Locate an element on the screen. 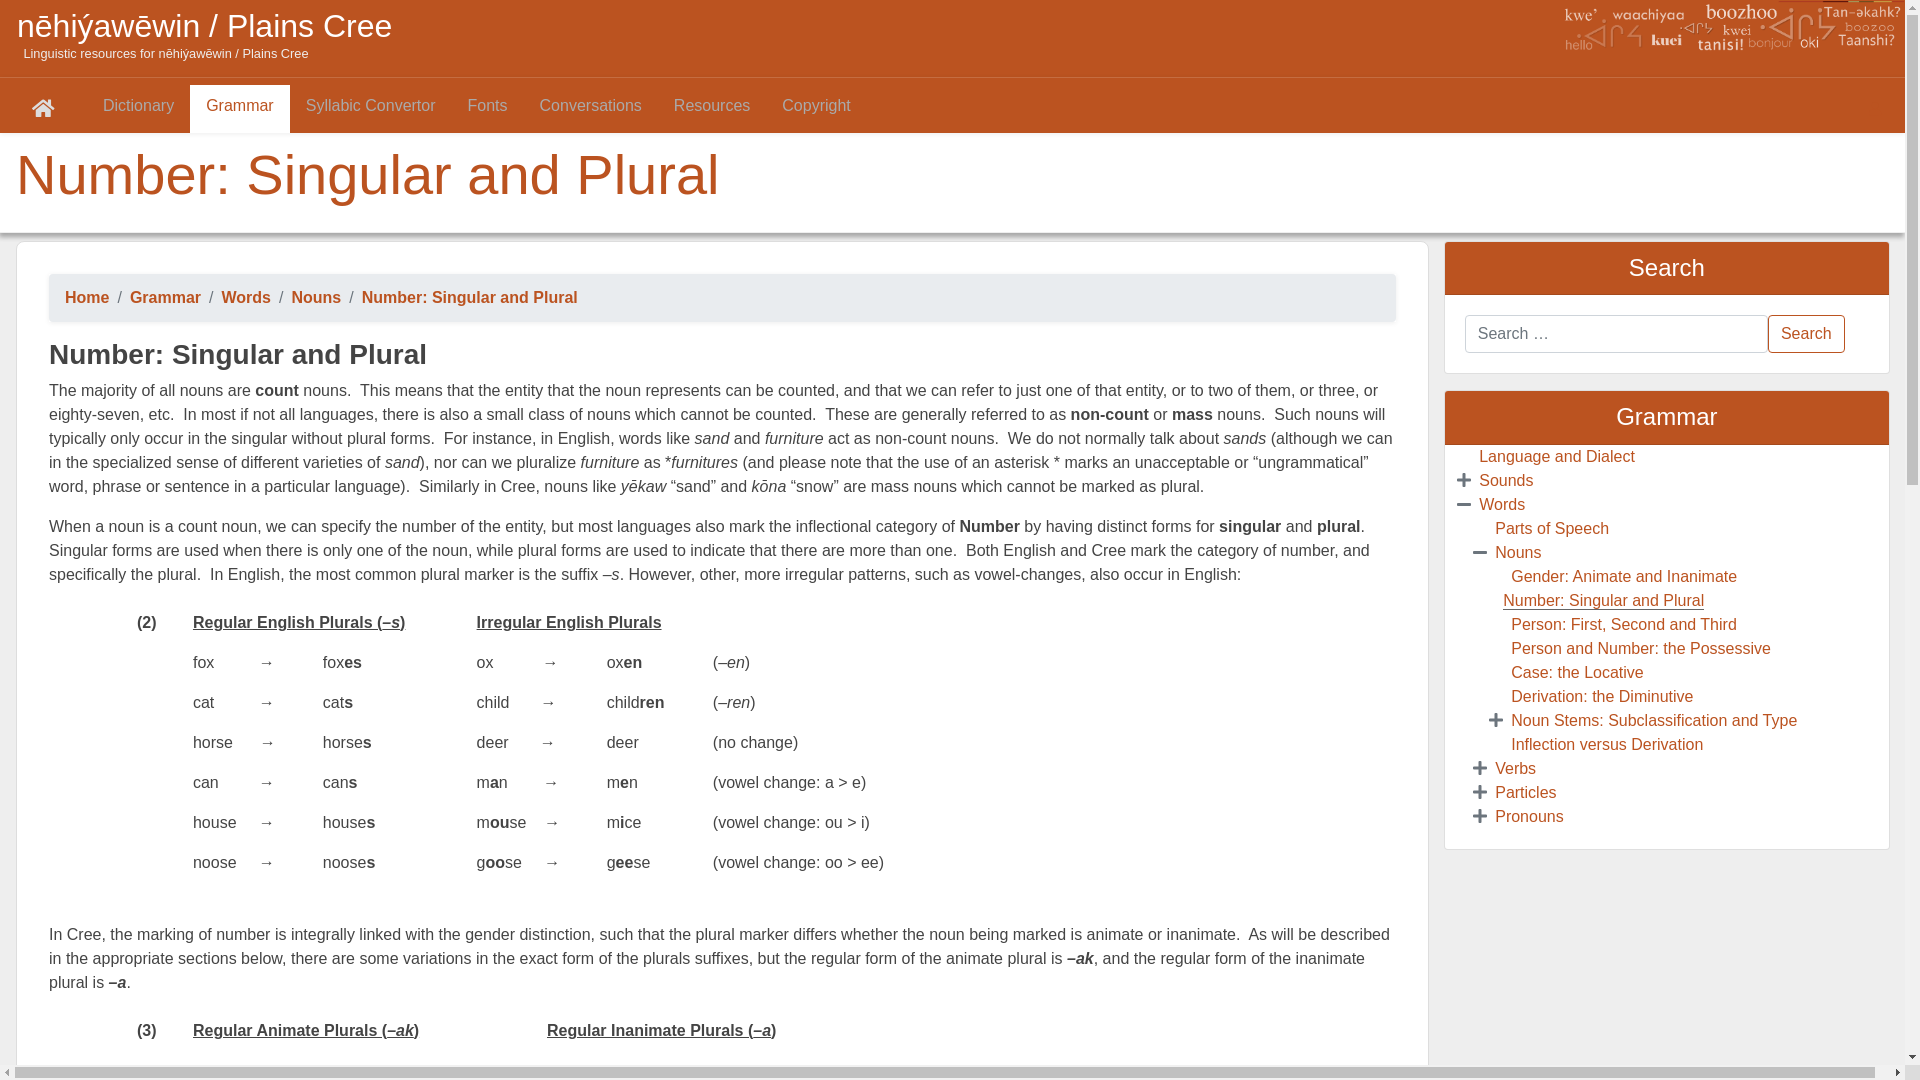  'Number: Singular and Plural' is located at coordinates (1603, 600).